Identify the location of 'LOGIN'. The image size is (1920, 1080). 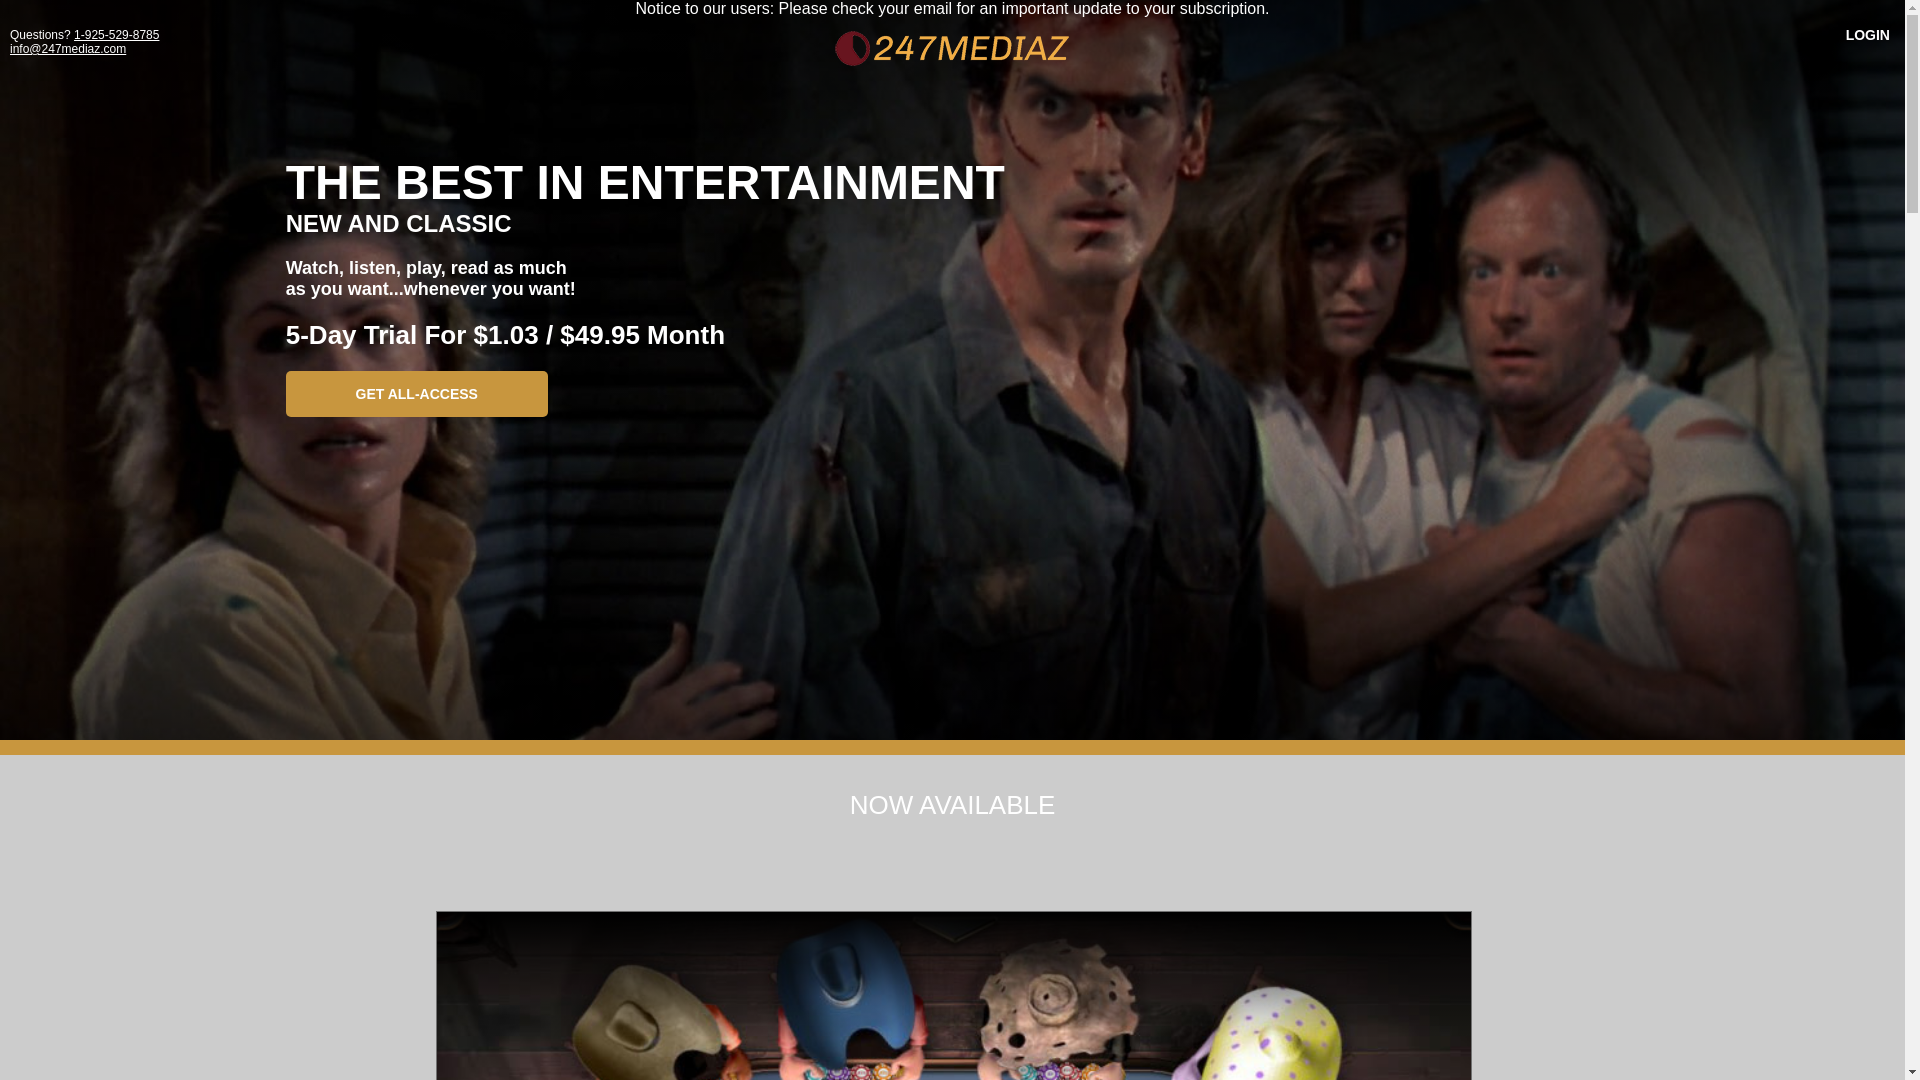
(1866, 34).